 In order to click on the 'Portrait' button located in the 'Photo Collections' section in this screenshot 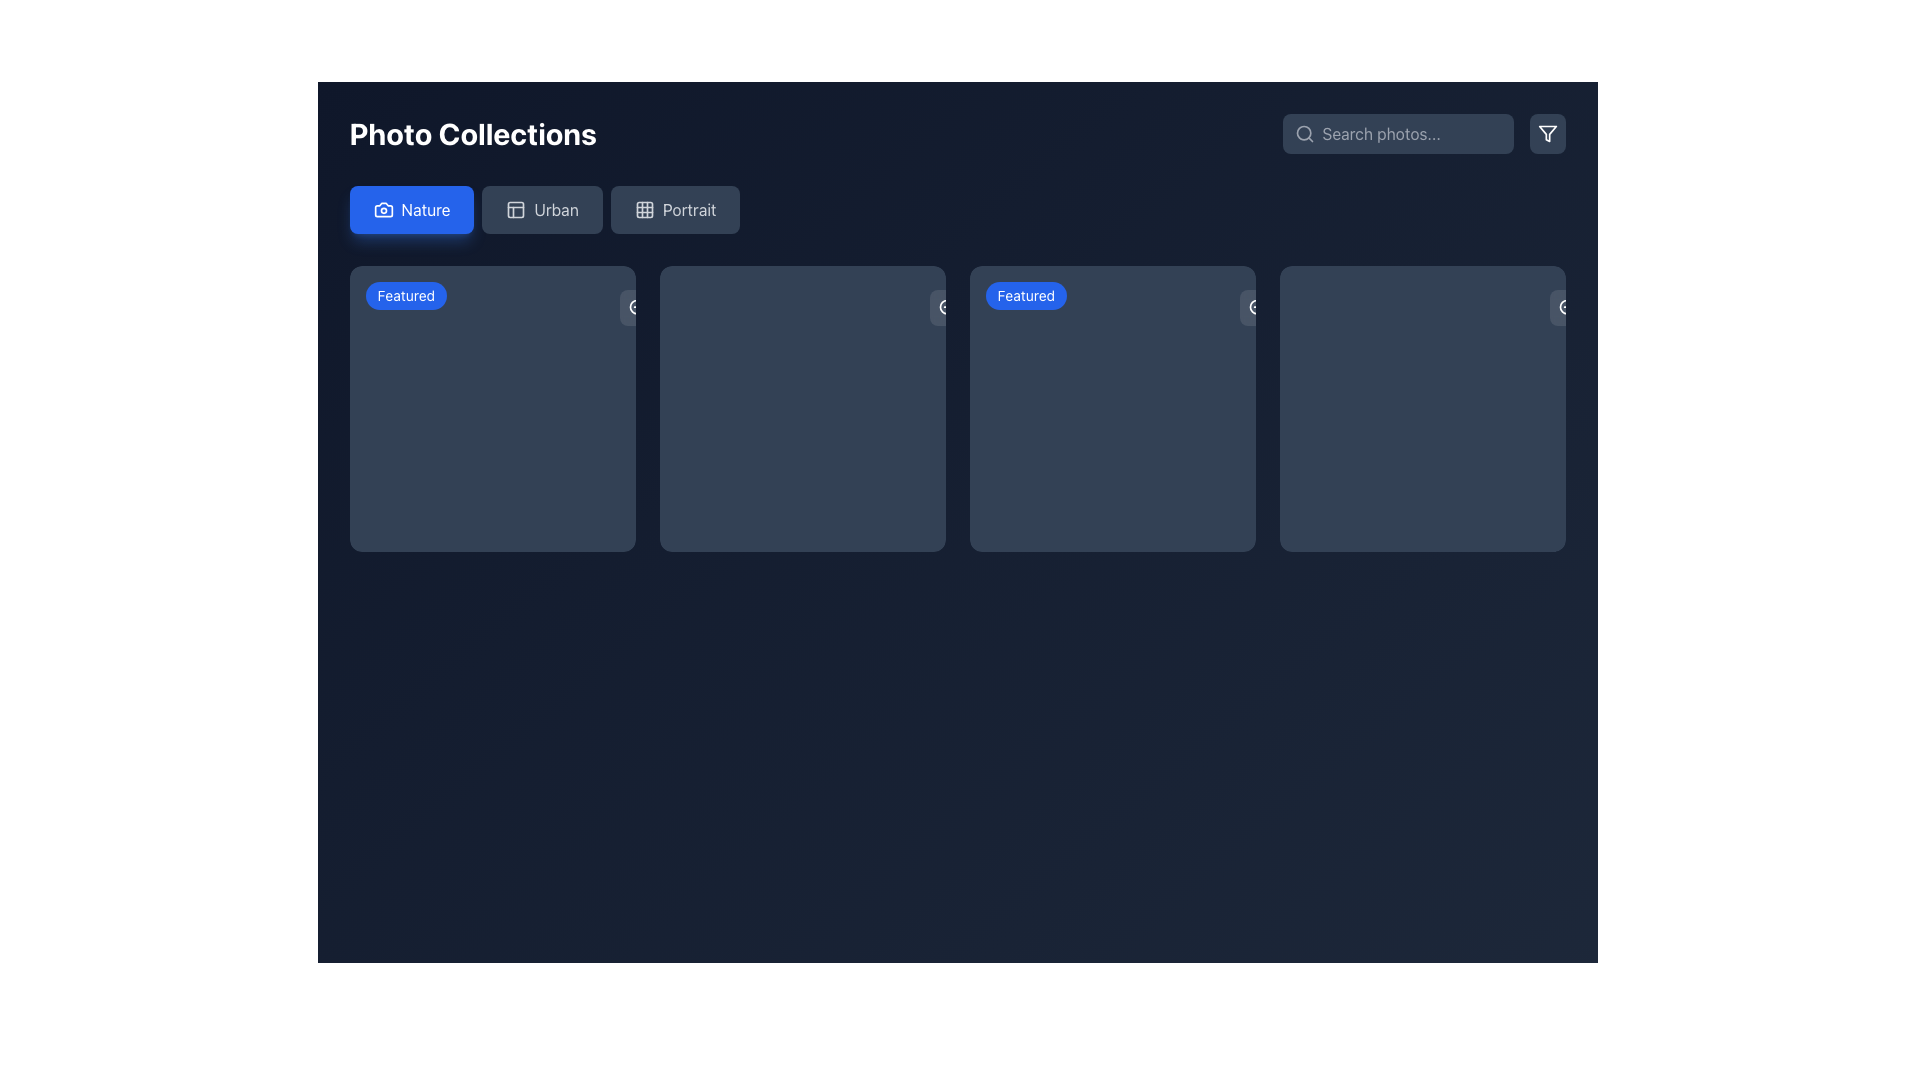, I will do `click(675, 209)`.